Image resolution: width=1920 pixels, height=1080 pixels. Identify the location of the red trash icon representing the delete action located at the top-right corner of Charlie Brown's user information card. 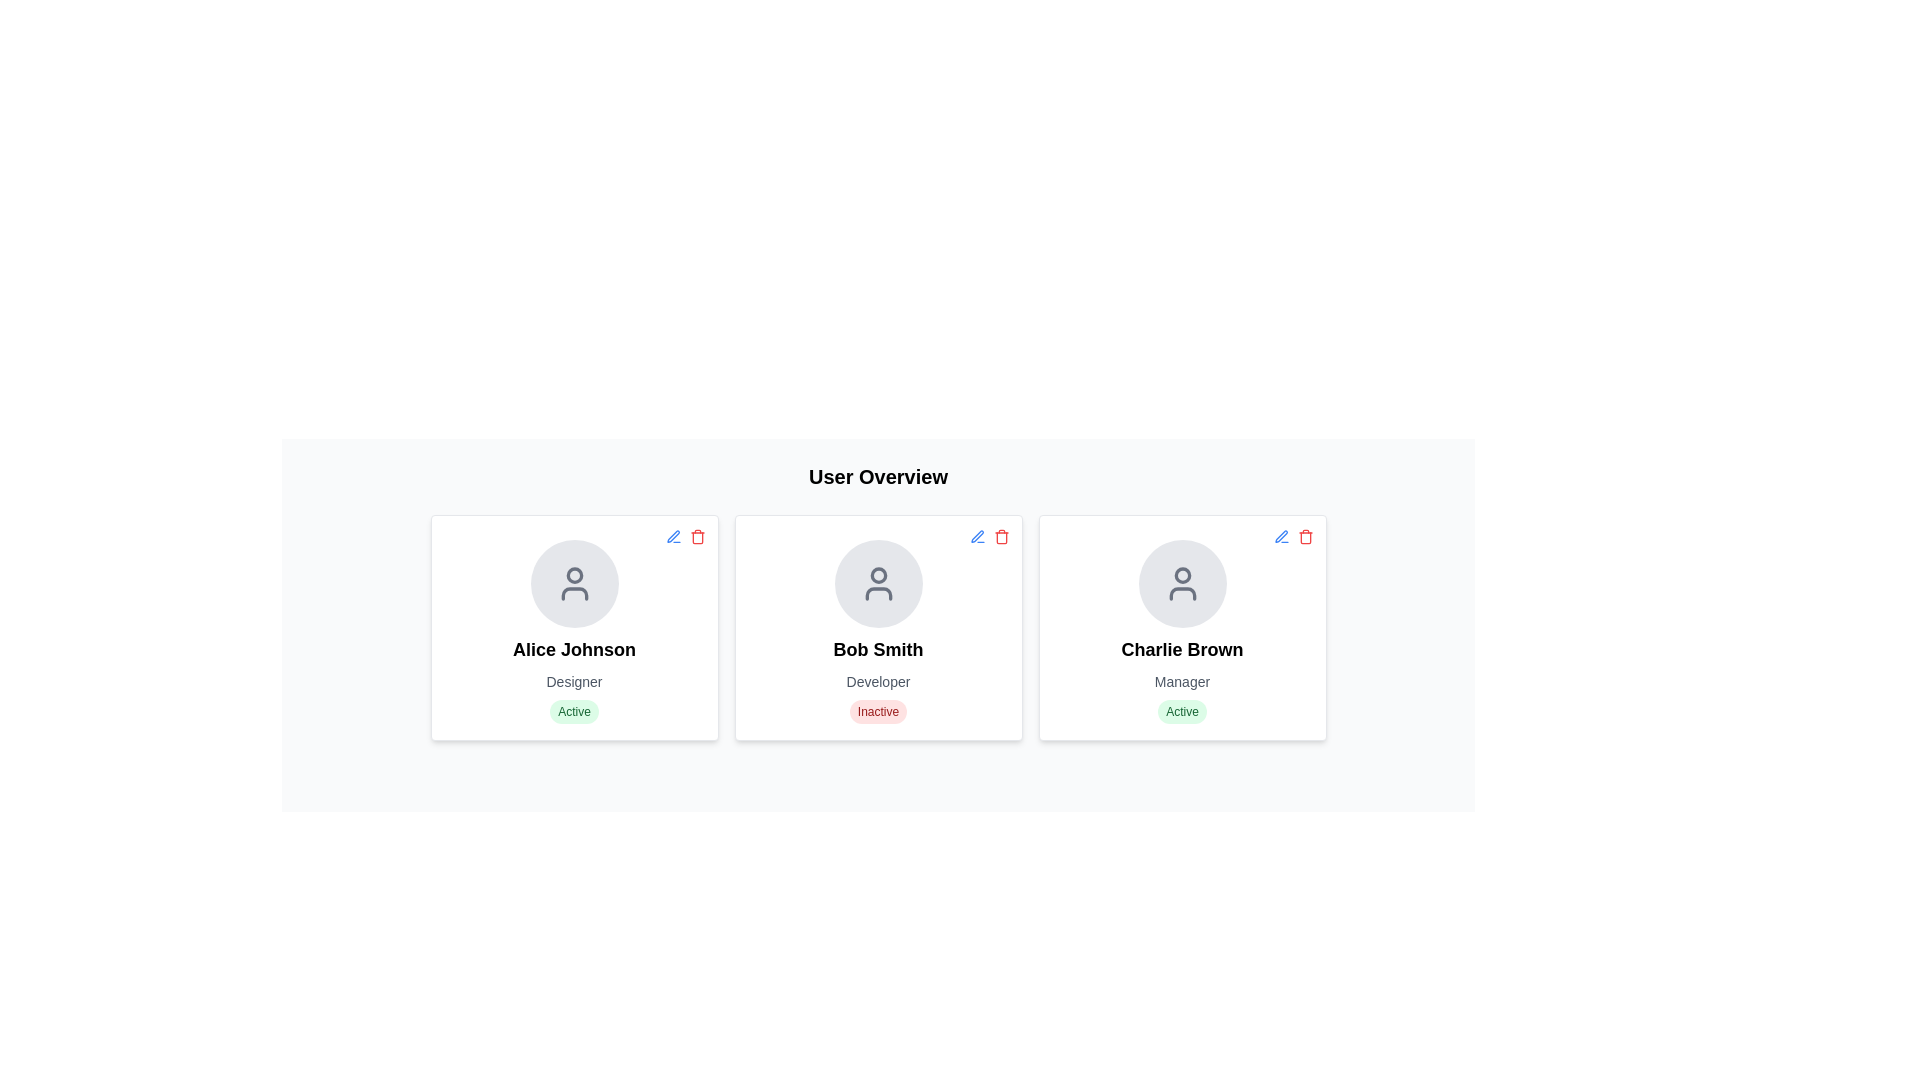
(1305, 535).